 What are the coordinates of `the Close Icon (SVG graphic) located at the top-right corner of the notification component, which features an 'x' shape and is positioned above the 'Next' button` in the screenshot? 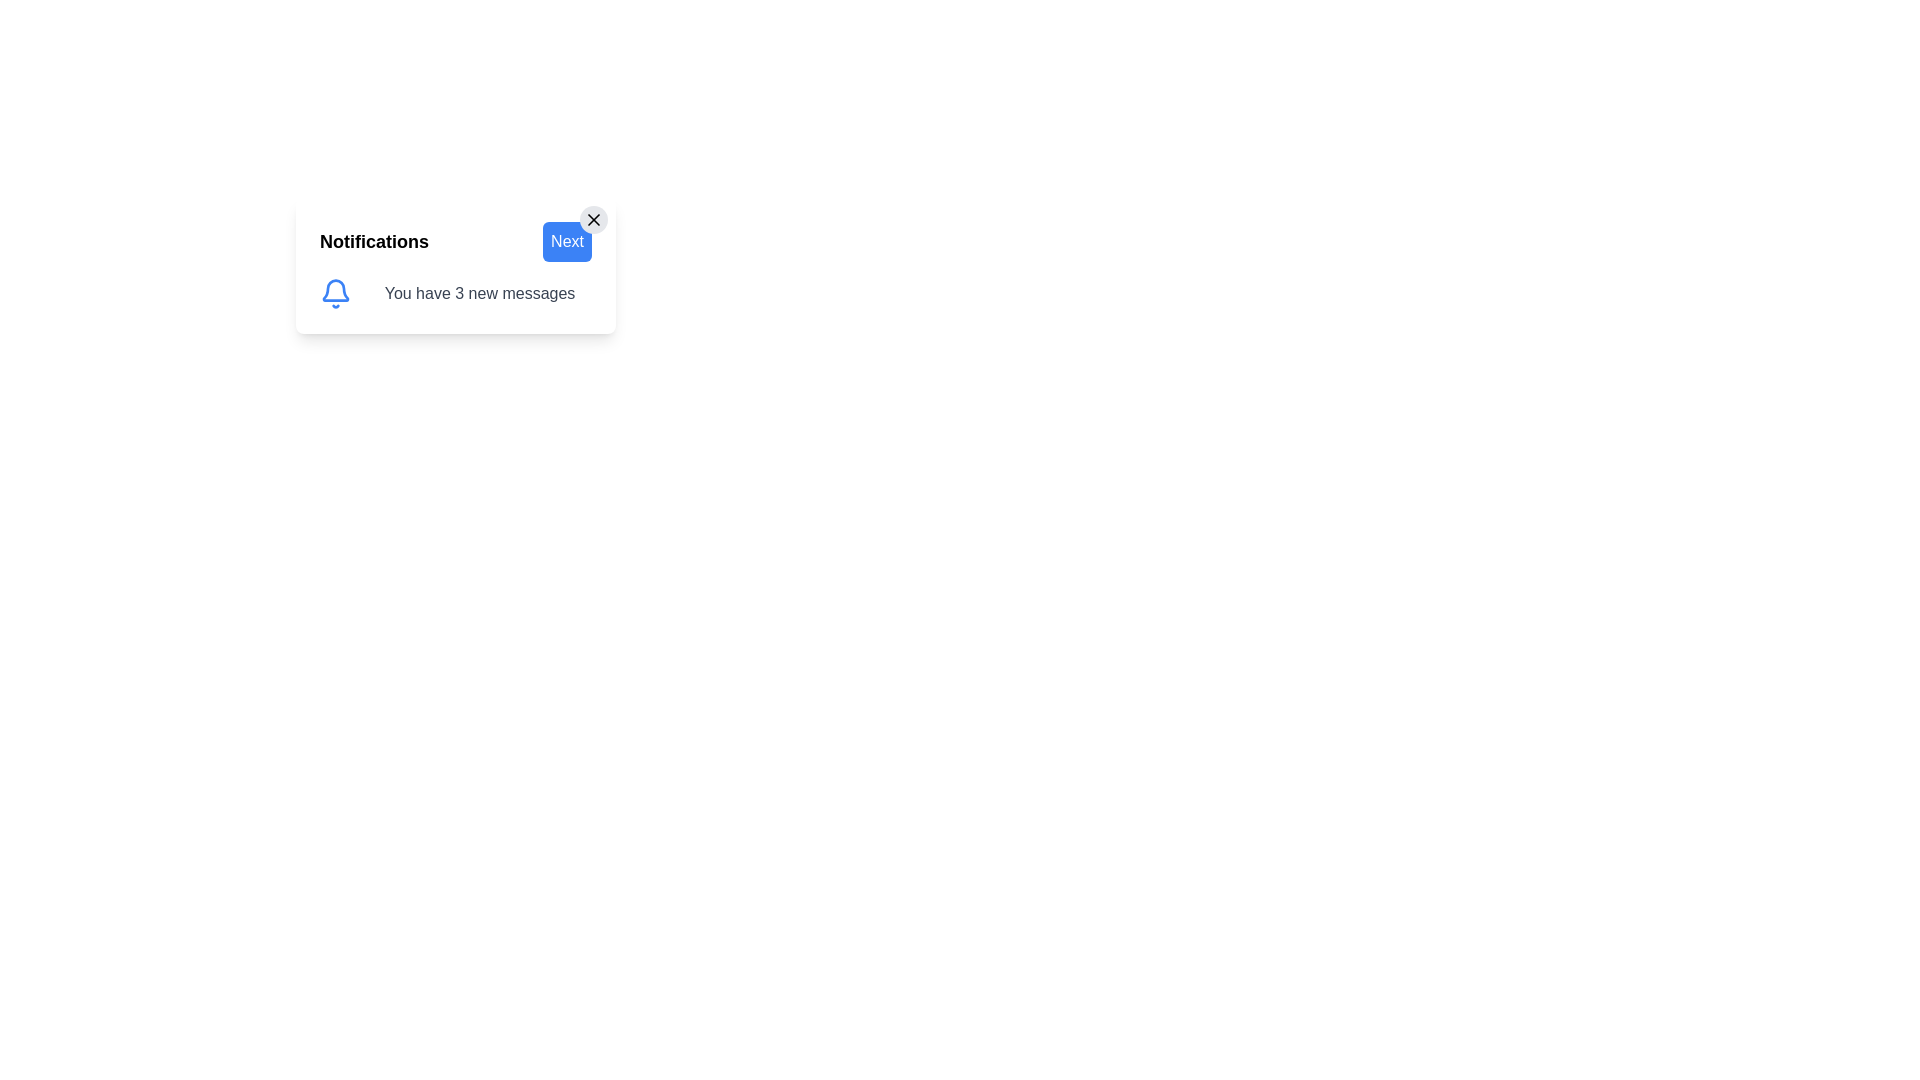 It's located at (593, 219).